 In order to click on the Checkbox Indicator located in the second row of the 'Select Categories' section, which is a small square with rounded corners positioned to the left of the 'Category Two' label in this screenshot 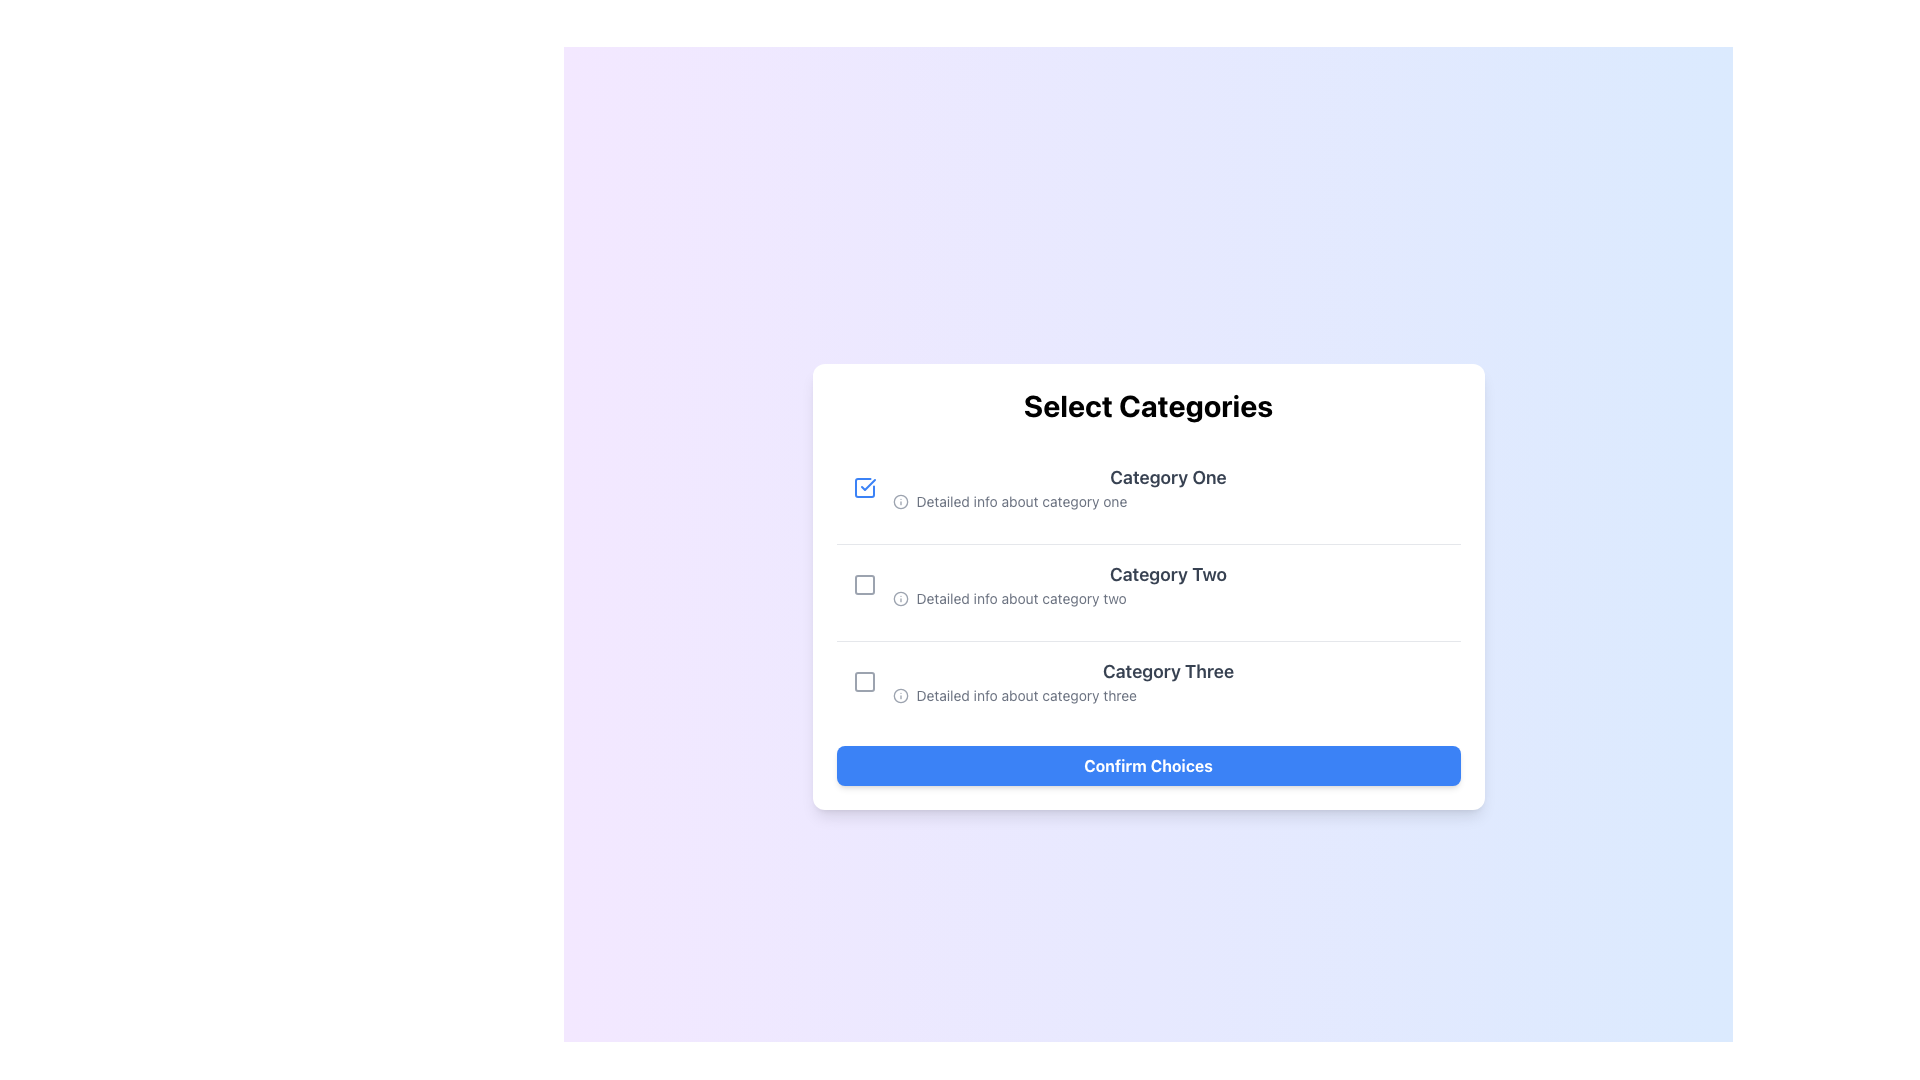, I will do `click(864, 585)`.